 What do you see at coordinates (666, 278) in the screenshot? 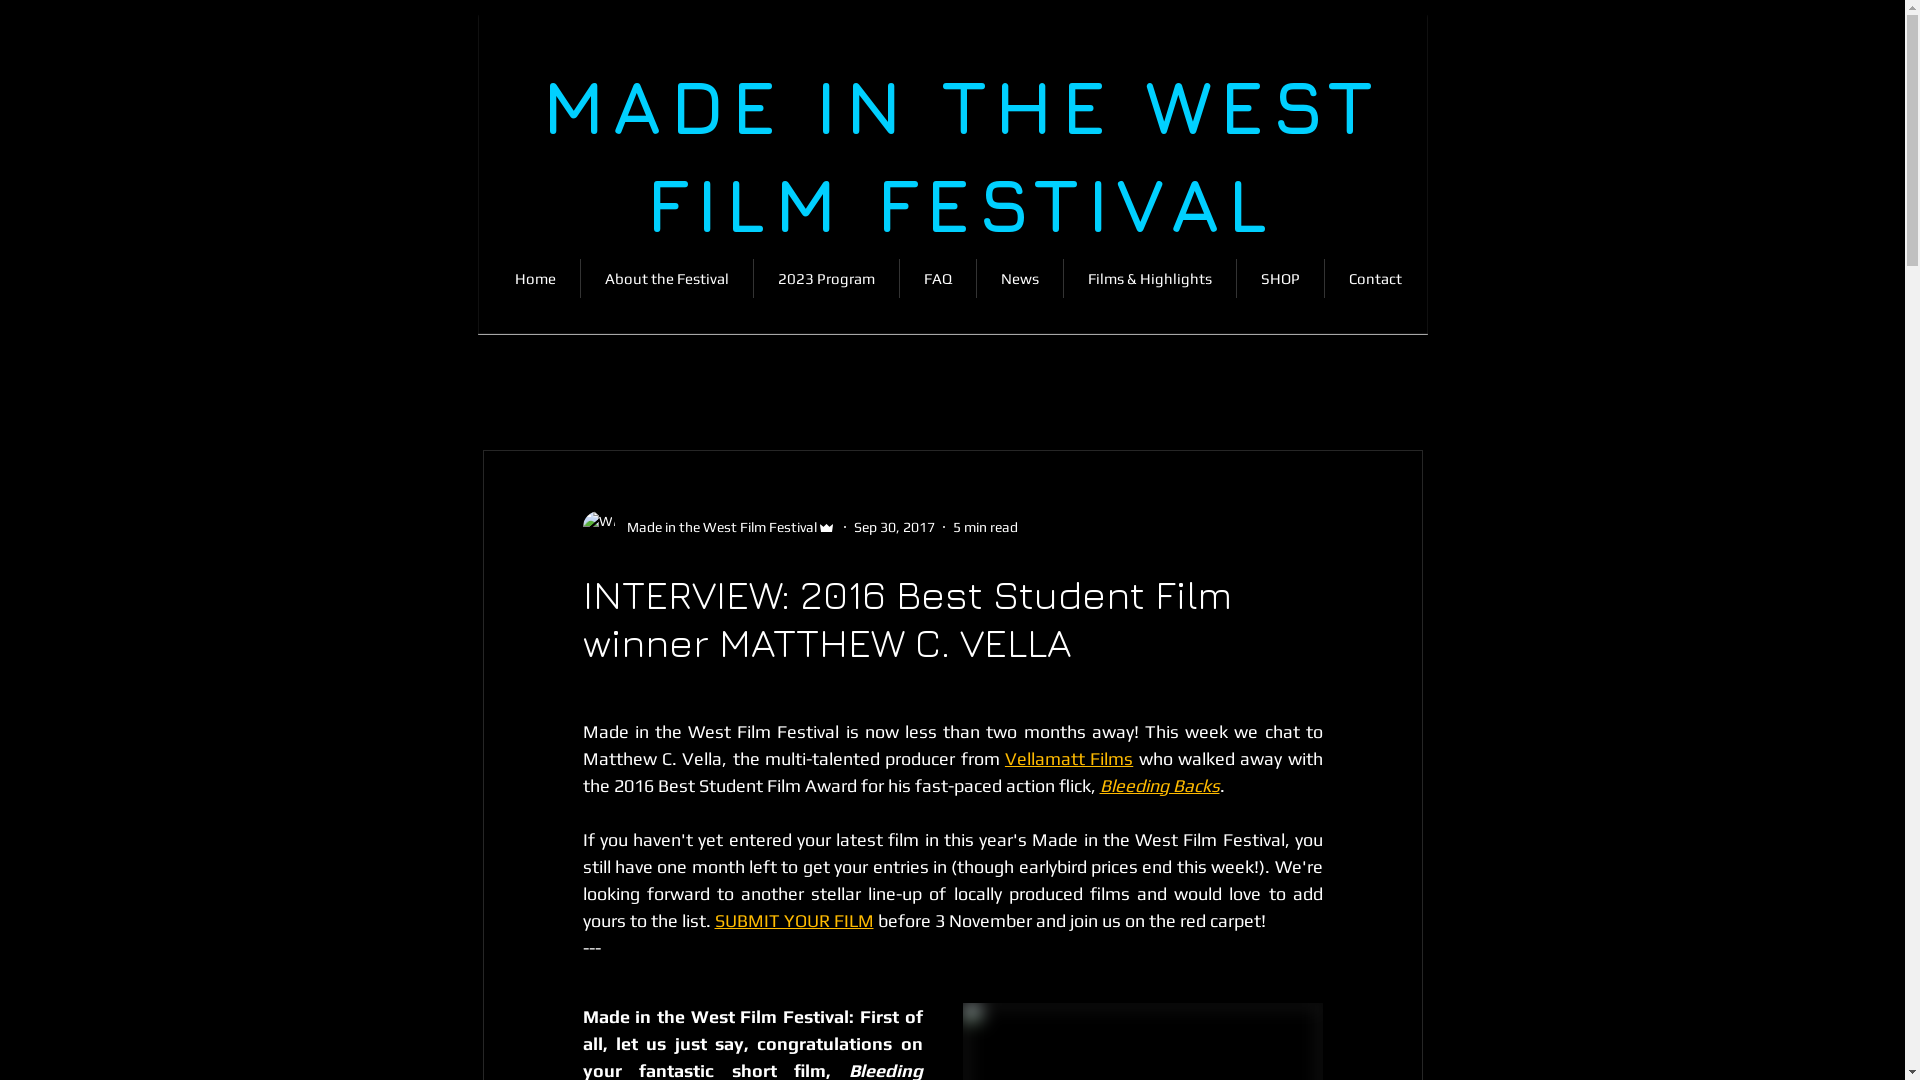
I see `'About the Festival'` at bounding box center [666, 278].